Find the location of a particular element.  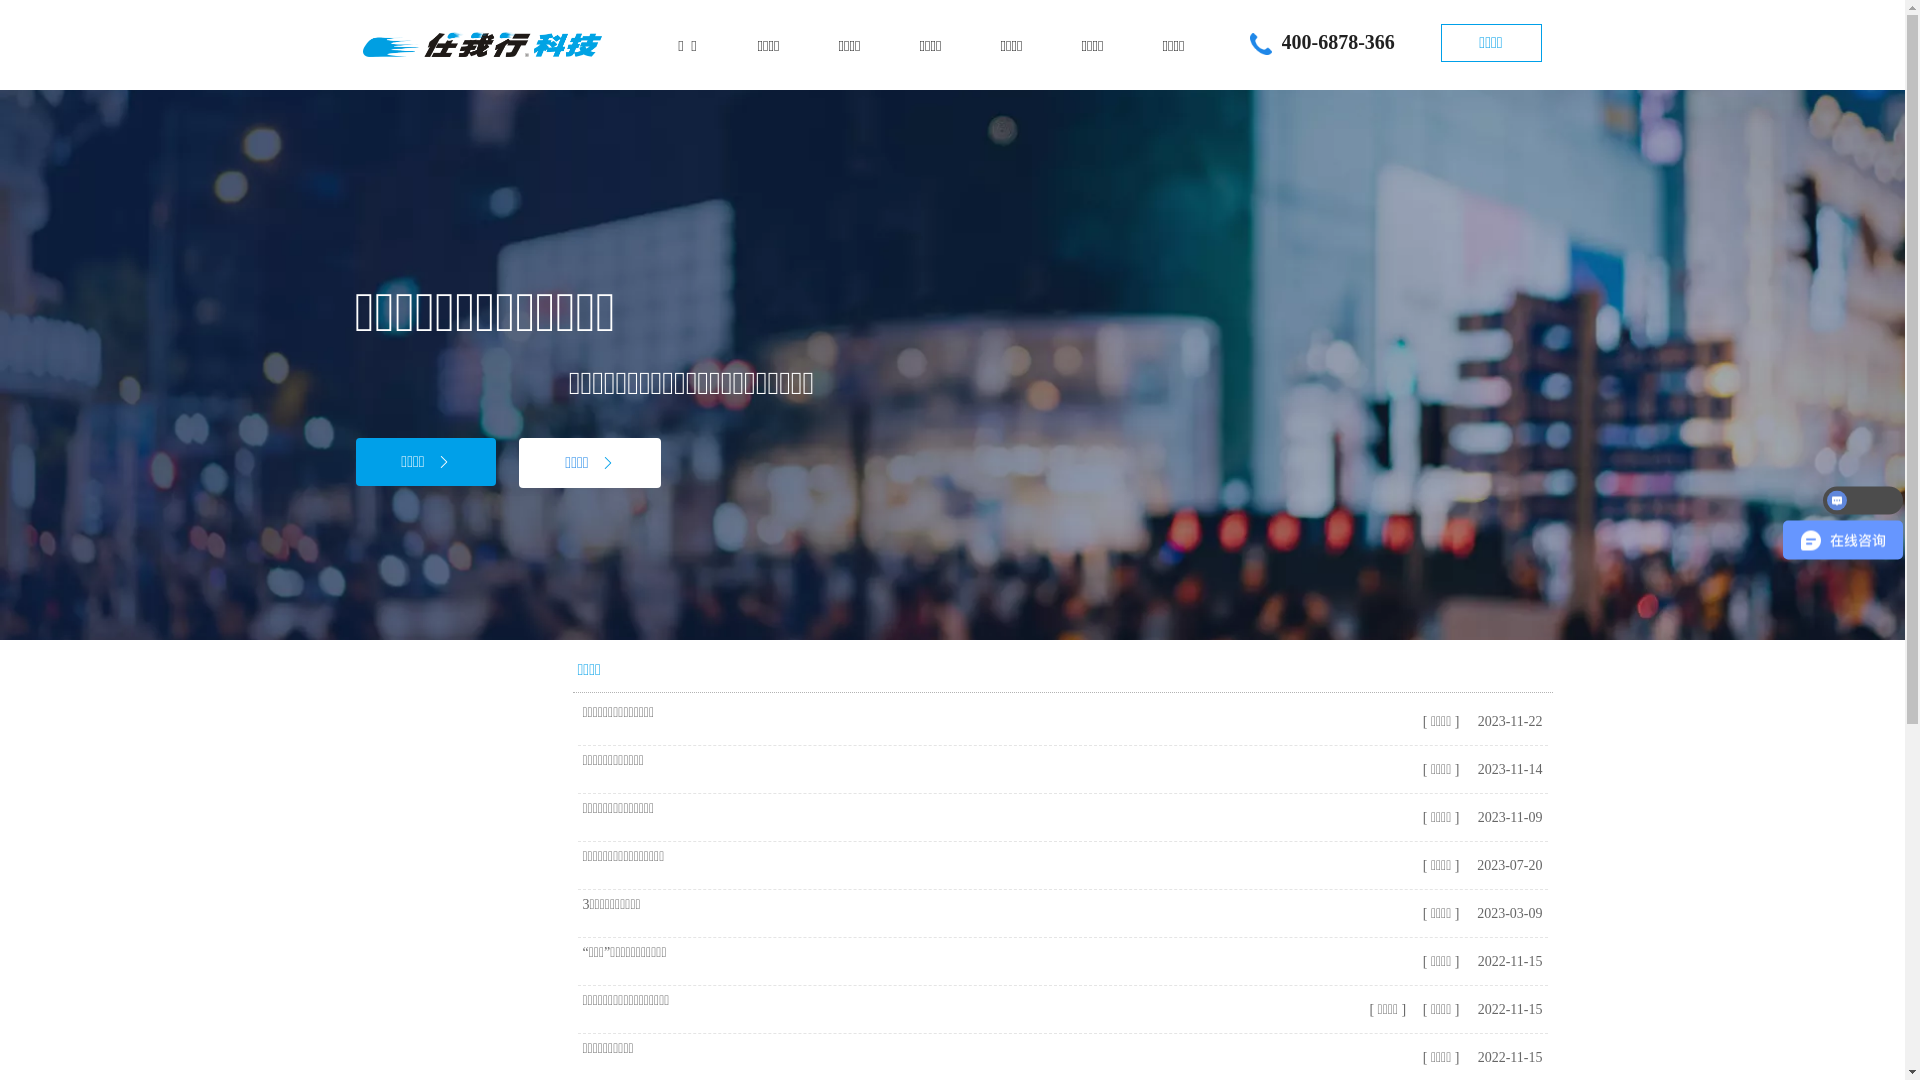

'2022-11-15' is located at coordinates (1507, 960).